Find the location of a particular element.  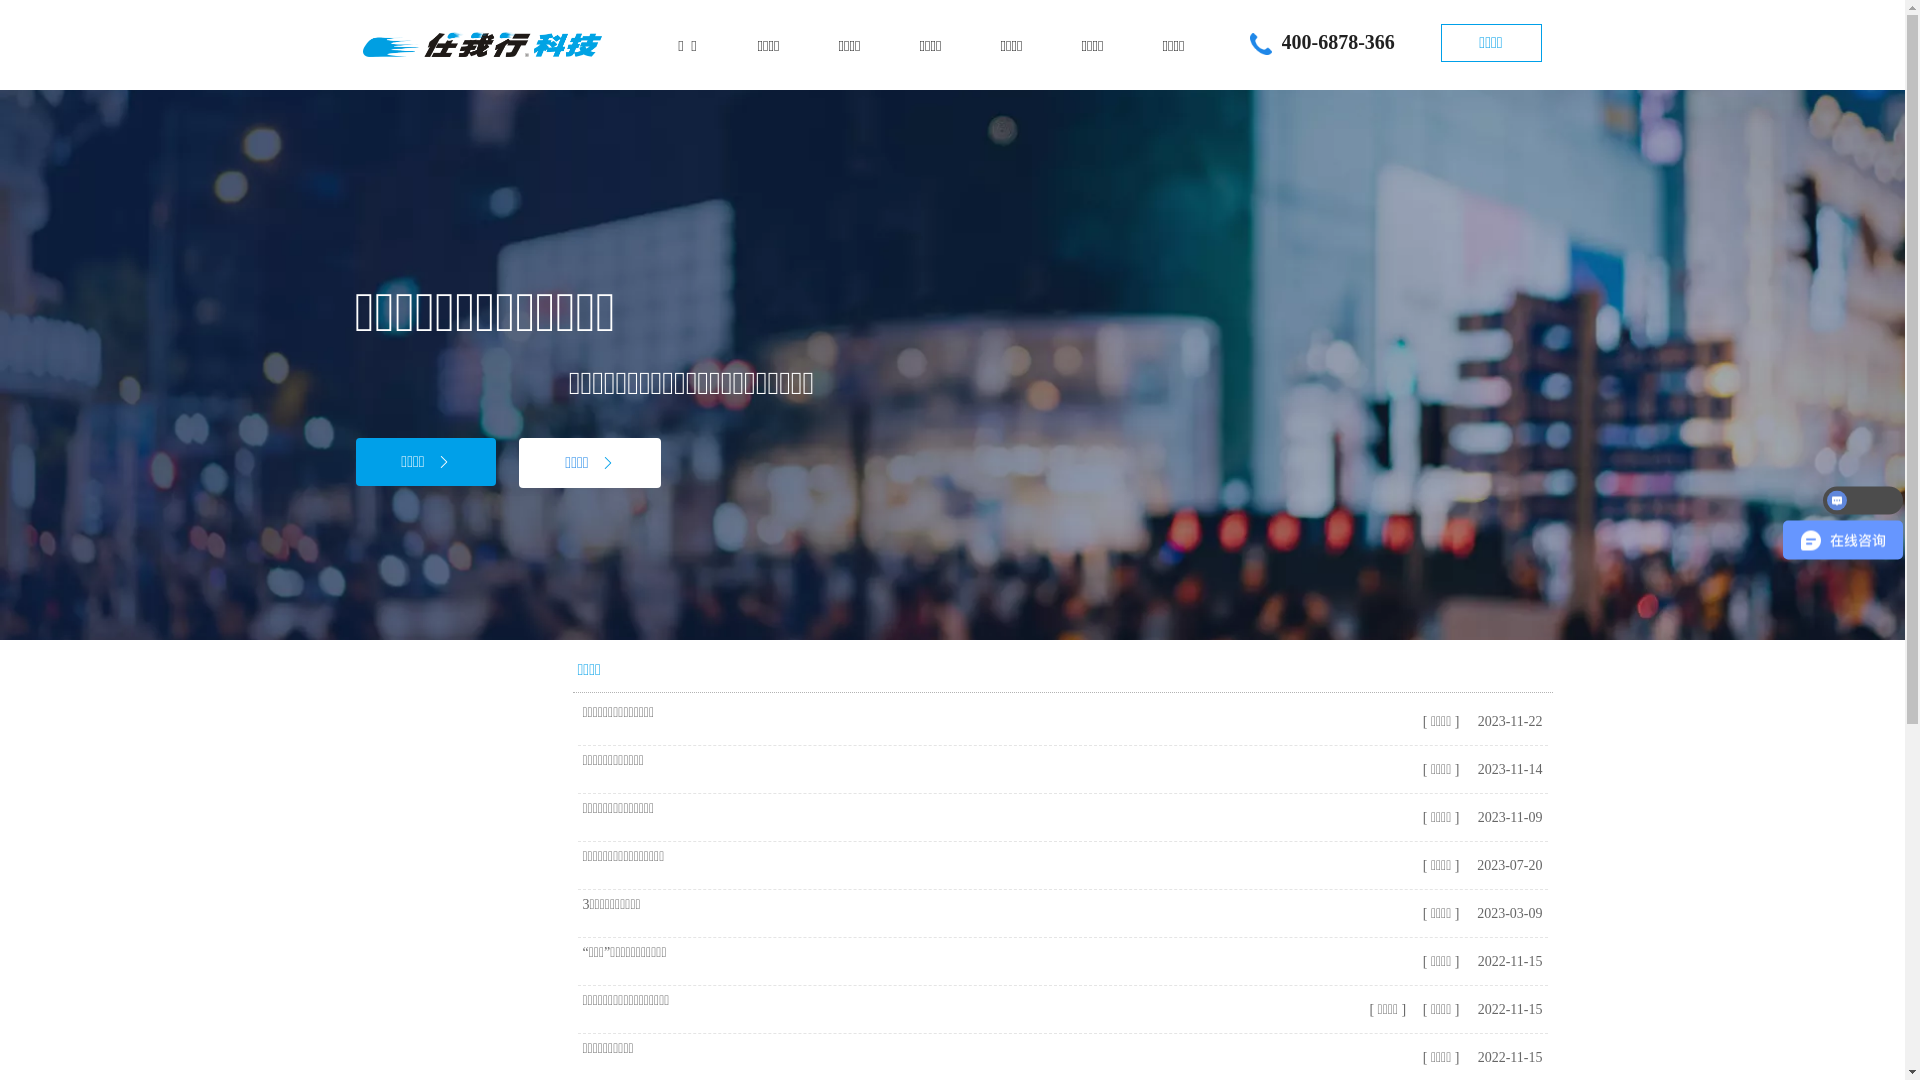

'2022-11-15' is located at coordinates (1507, 960).